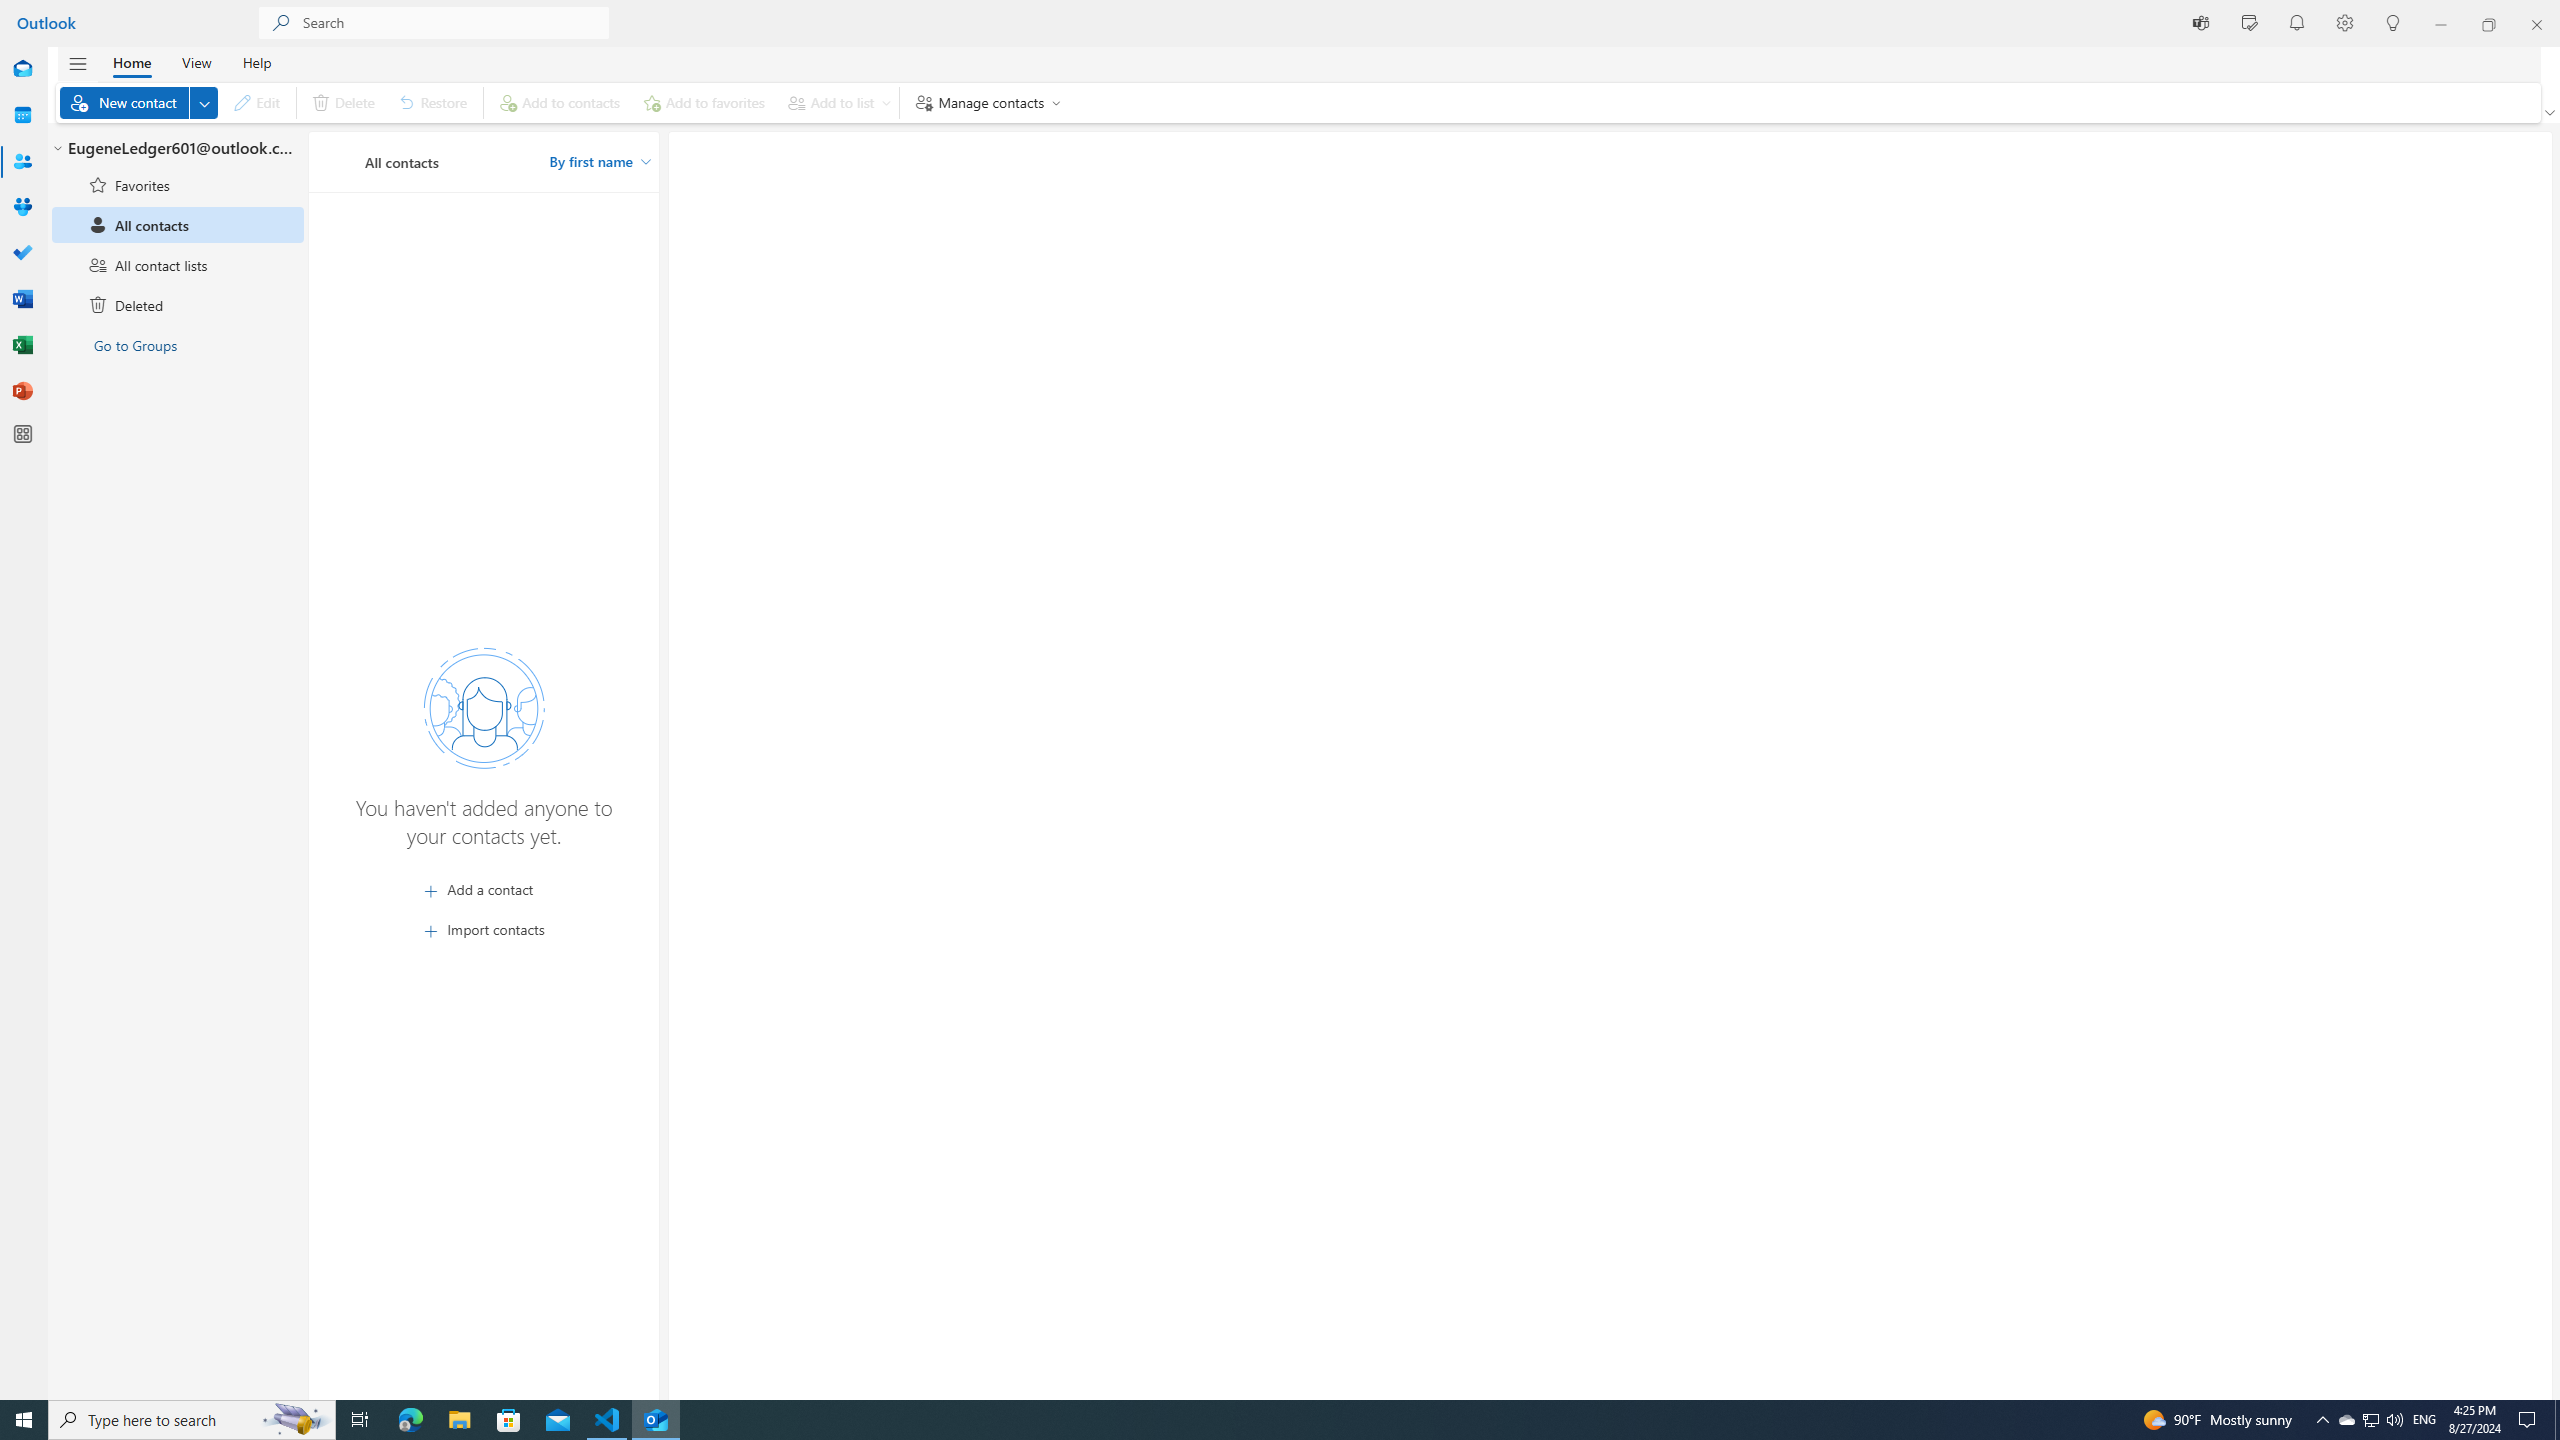 The width and height of the screenshot is (2560, 1440). What do you see at coordinates (196, 61) in the screenshot?
I see `'View'` at bounding box center [196, 61].